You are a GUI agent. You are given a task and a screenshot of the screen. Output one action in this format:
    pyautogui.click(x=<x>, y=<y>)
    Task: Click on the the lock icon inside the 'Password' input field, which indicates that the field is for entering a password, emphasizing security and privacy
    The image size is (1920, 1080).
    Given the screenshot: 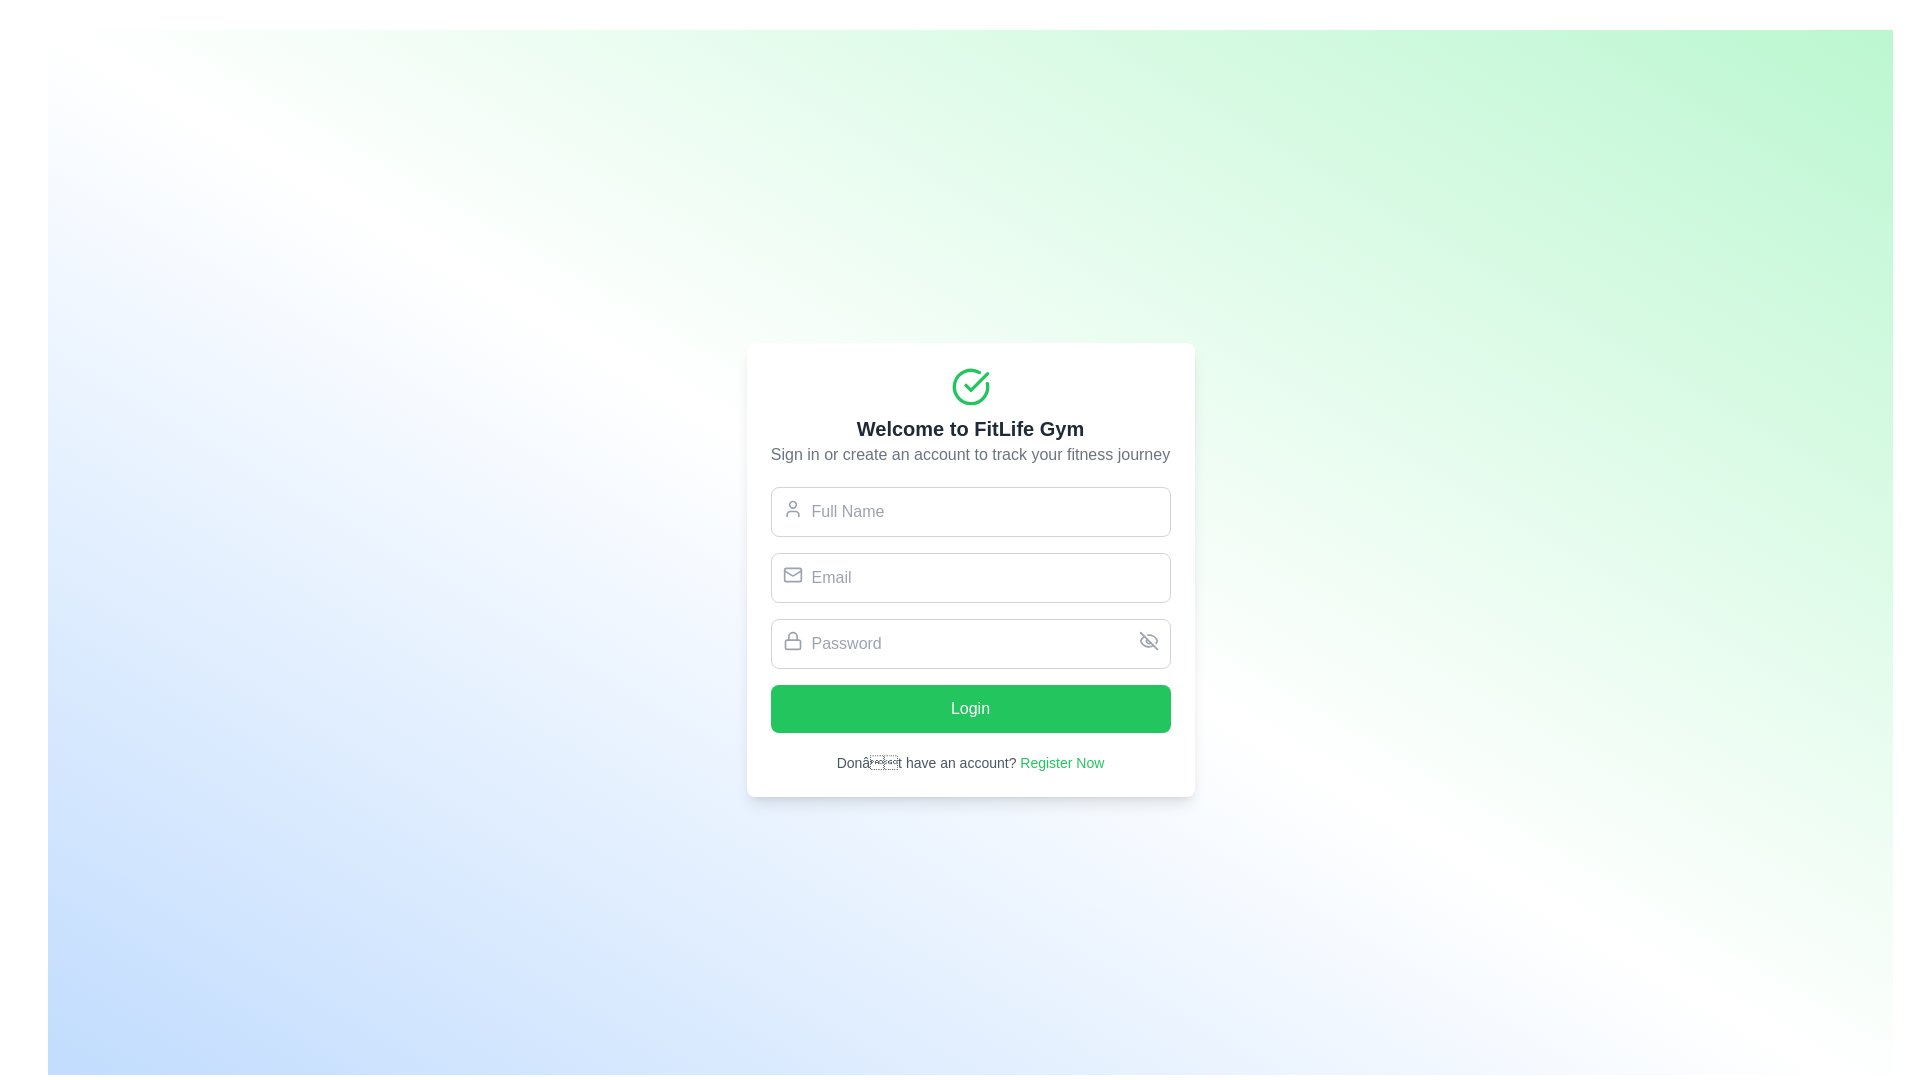 What is the action you would take?
    pyautogui.click(x=791, y=640)
    